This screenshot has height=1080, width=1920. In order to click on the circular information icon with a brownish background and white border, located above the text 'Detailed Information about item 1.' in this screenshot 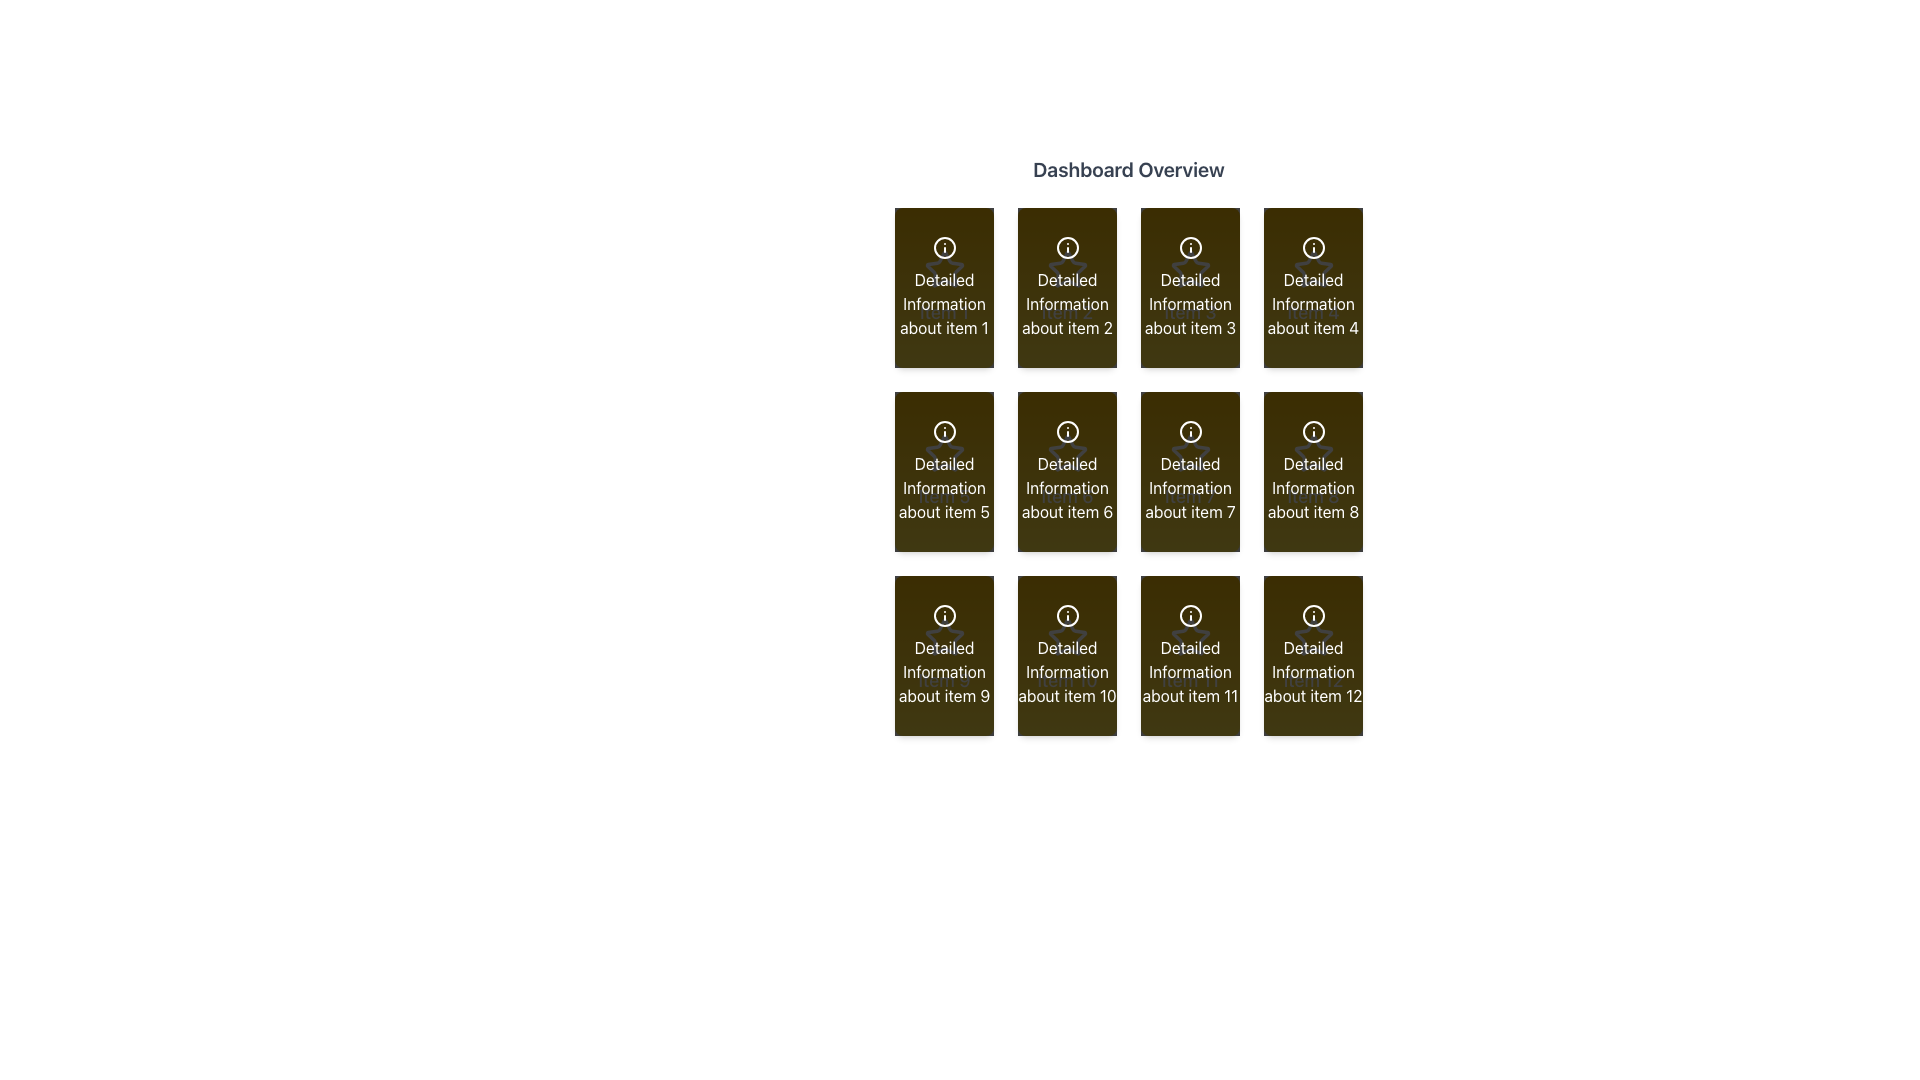, I will do `click(943, 246)`.